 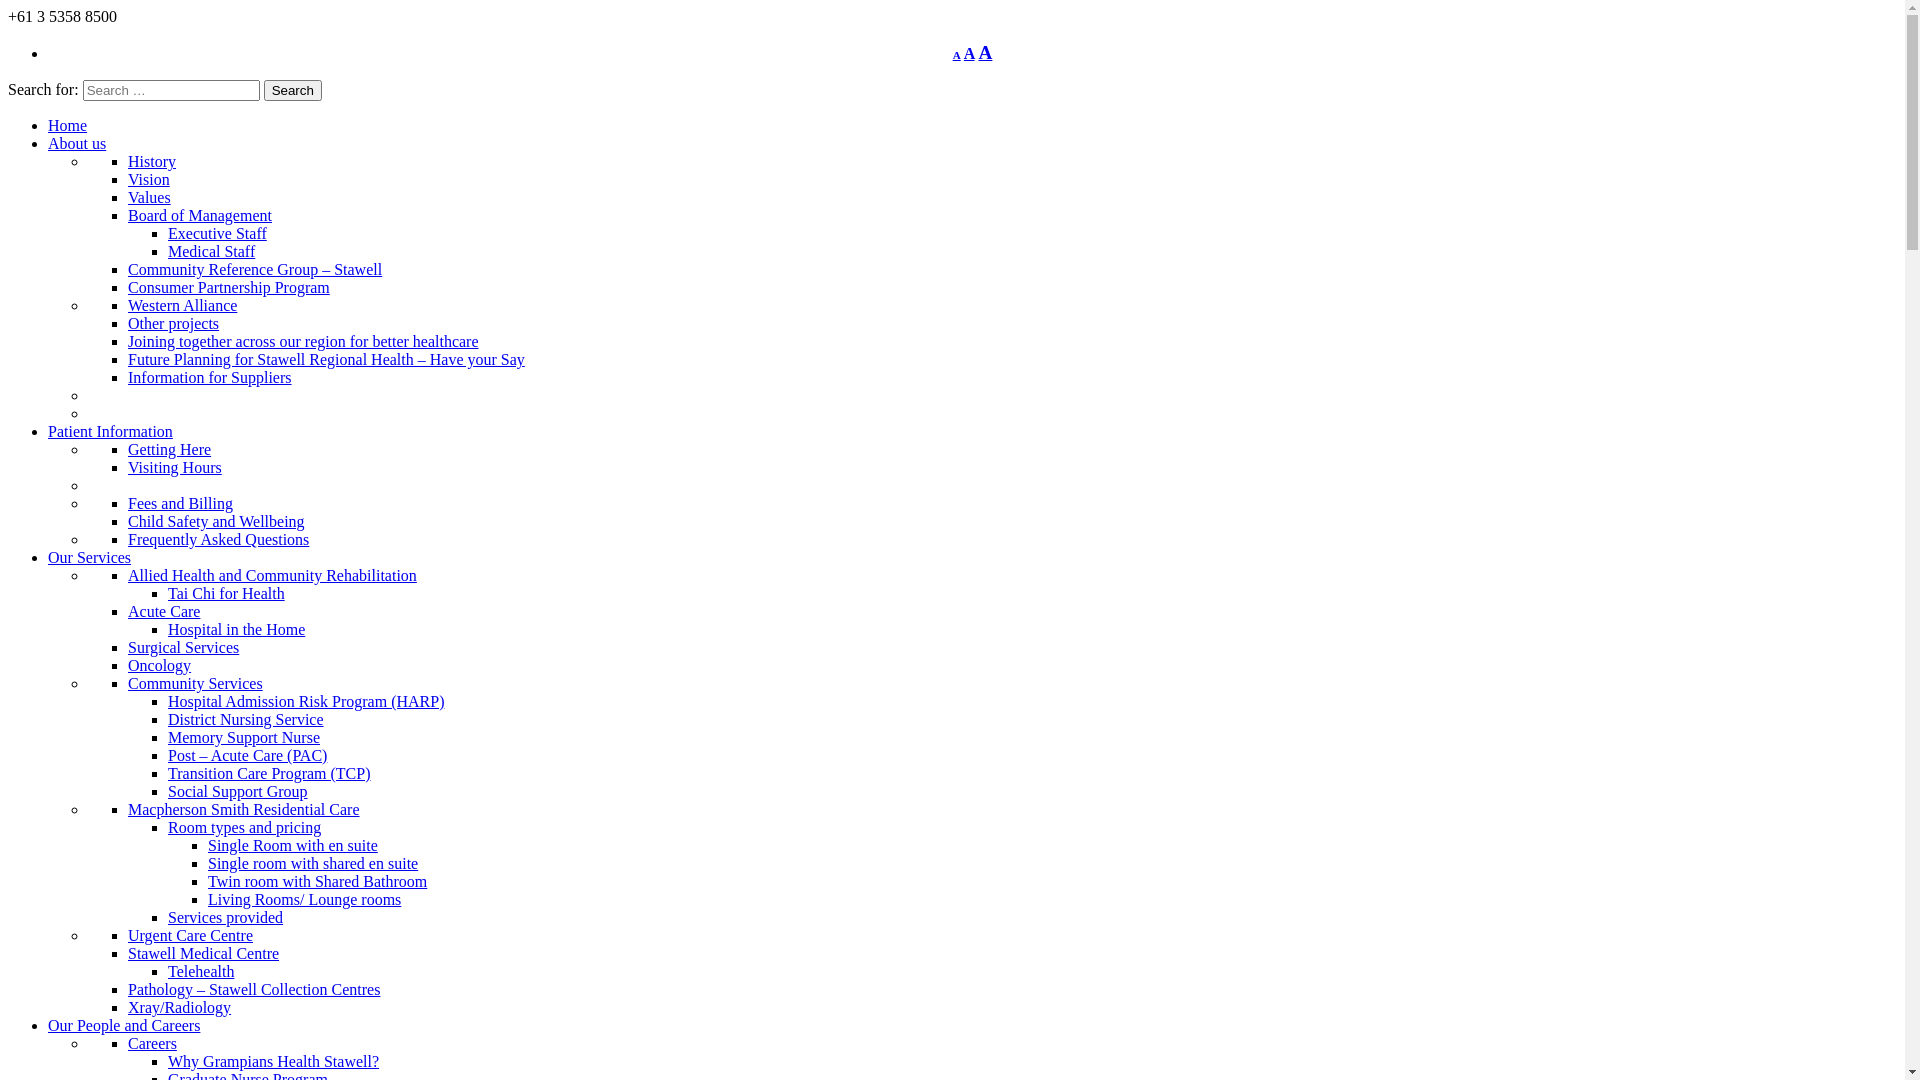 I want to click on 'Patient Information', so click(x=109, y=430).